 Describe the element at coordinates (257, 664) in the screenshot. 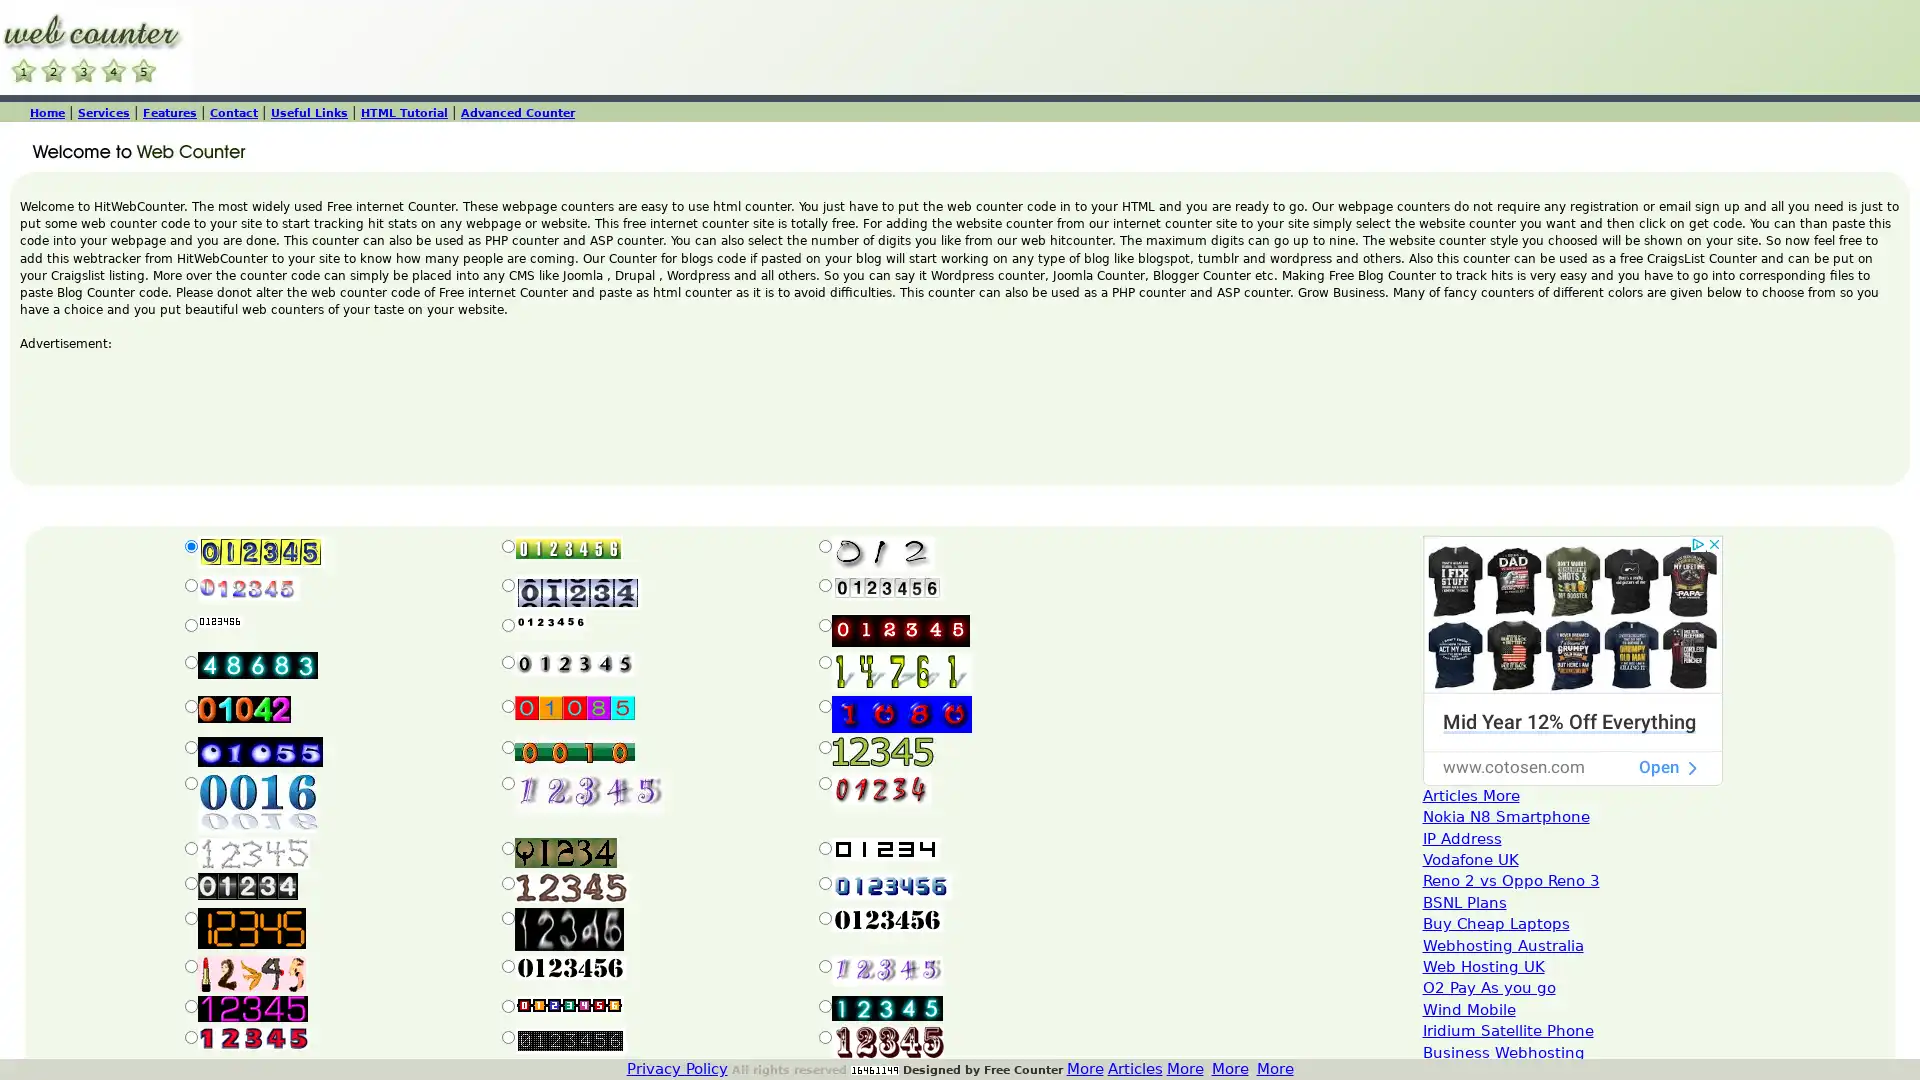

I see `Submit` at that location.